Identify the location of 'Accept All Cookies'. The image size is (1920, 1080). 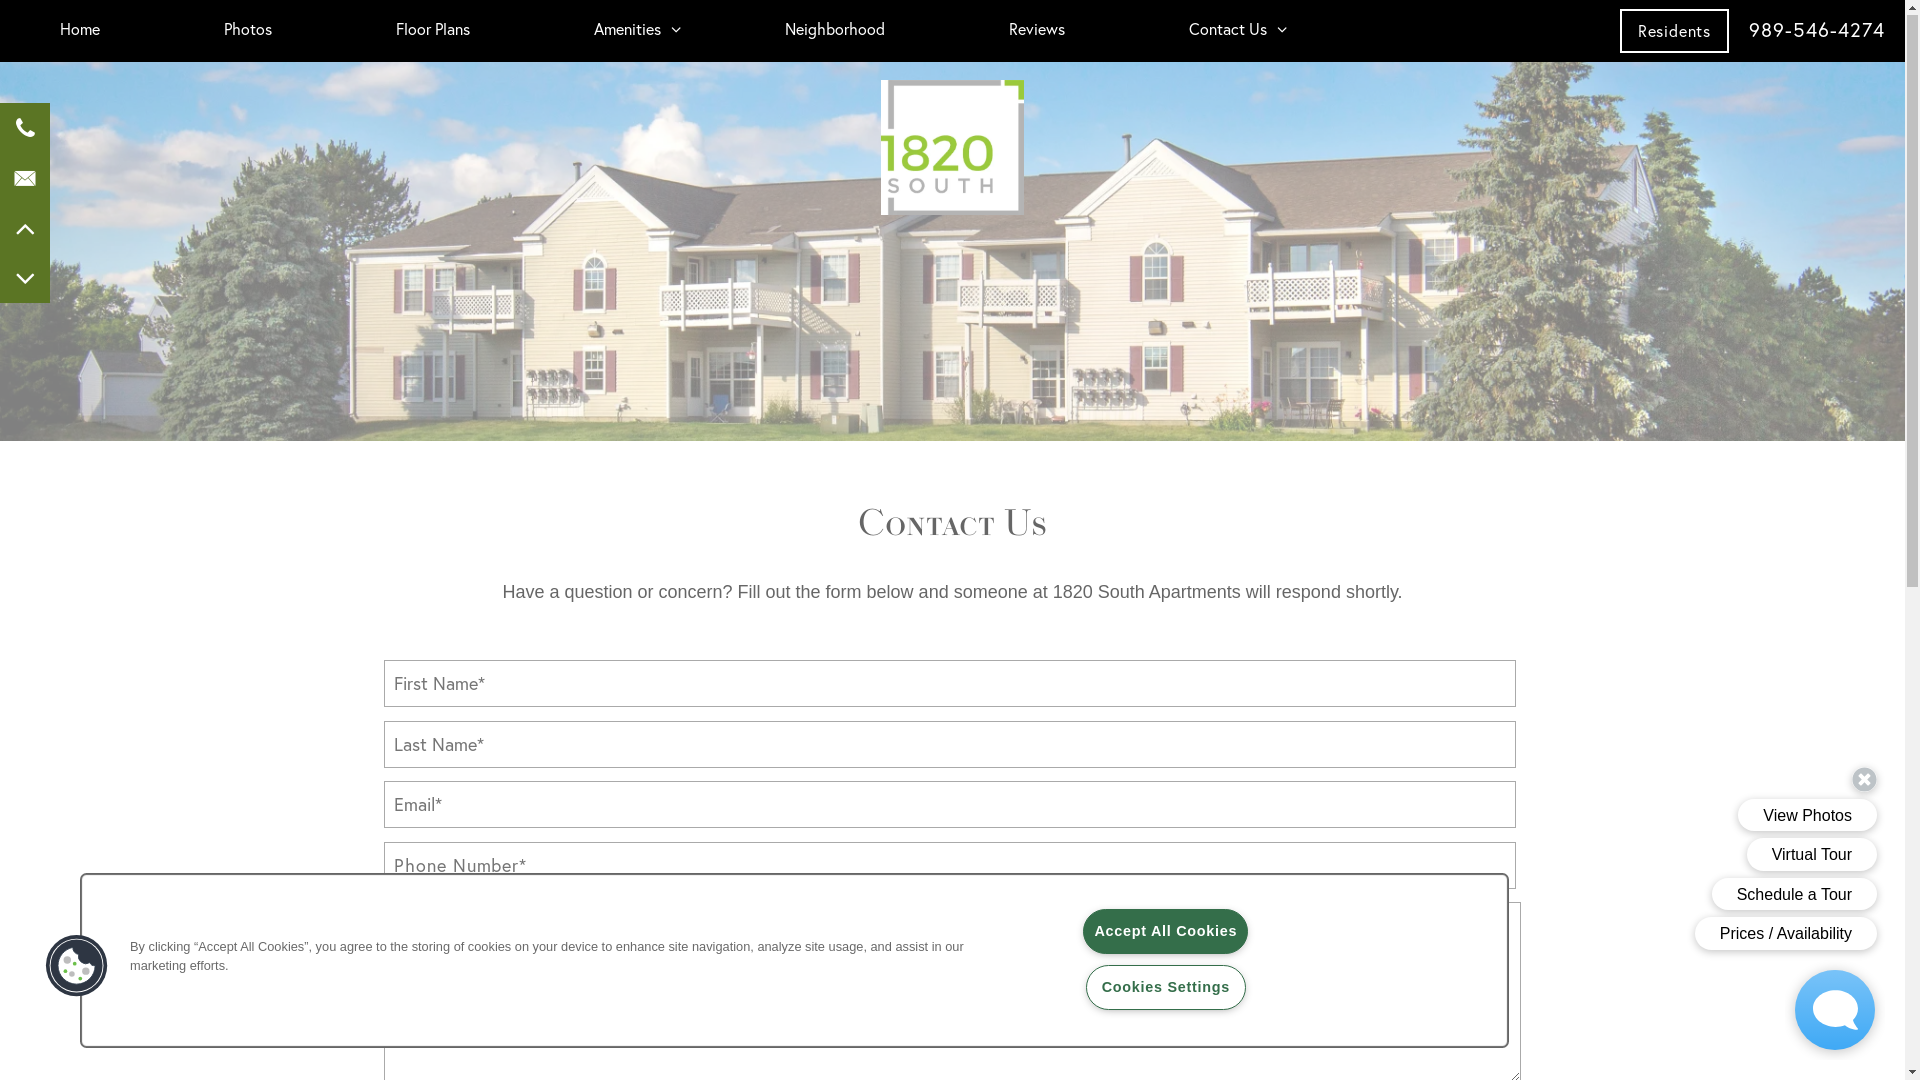
(1165, 932).